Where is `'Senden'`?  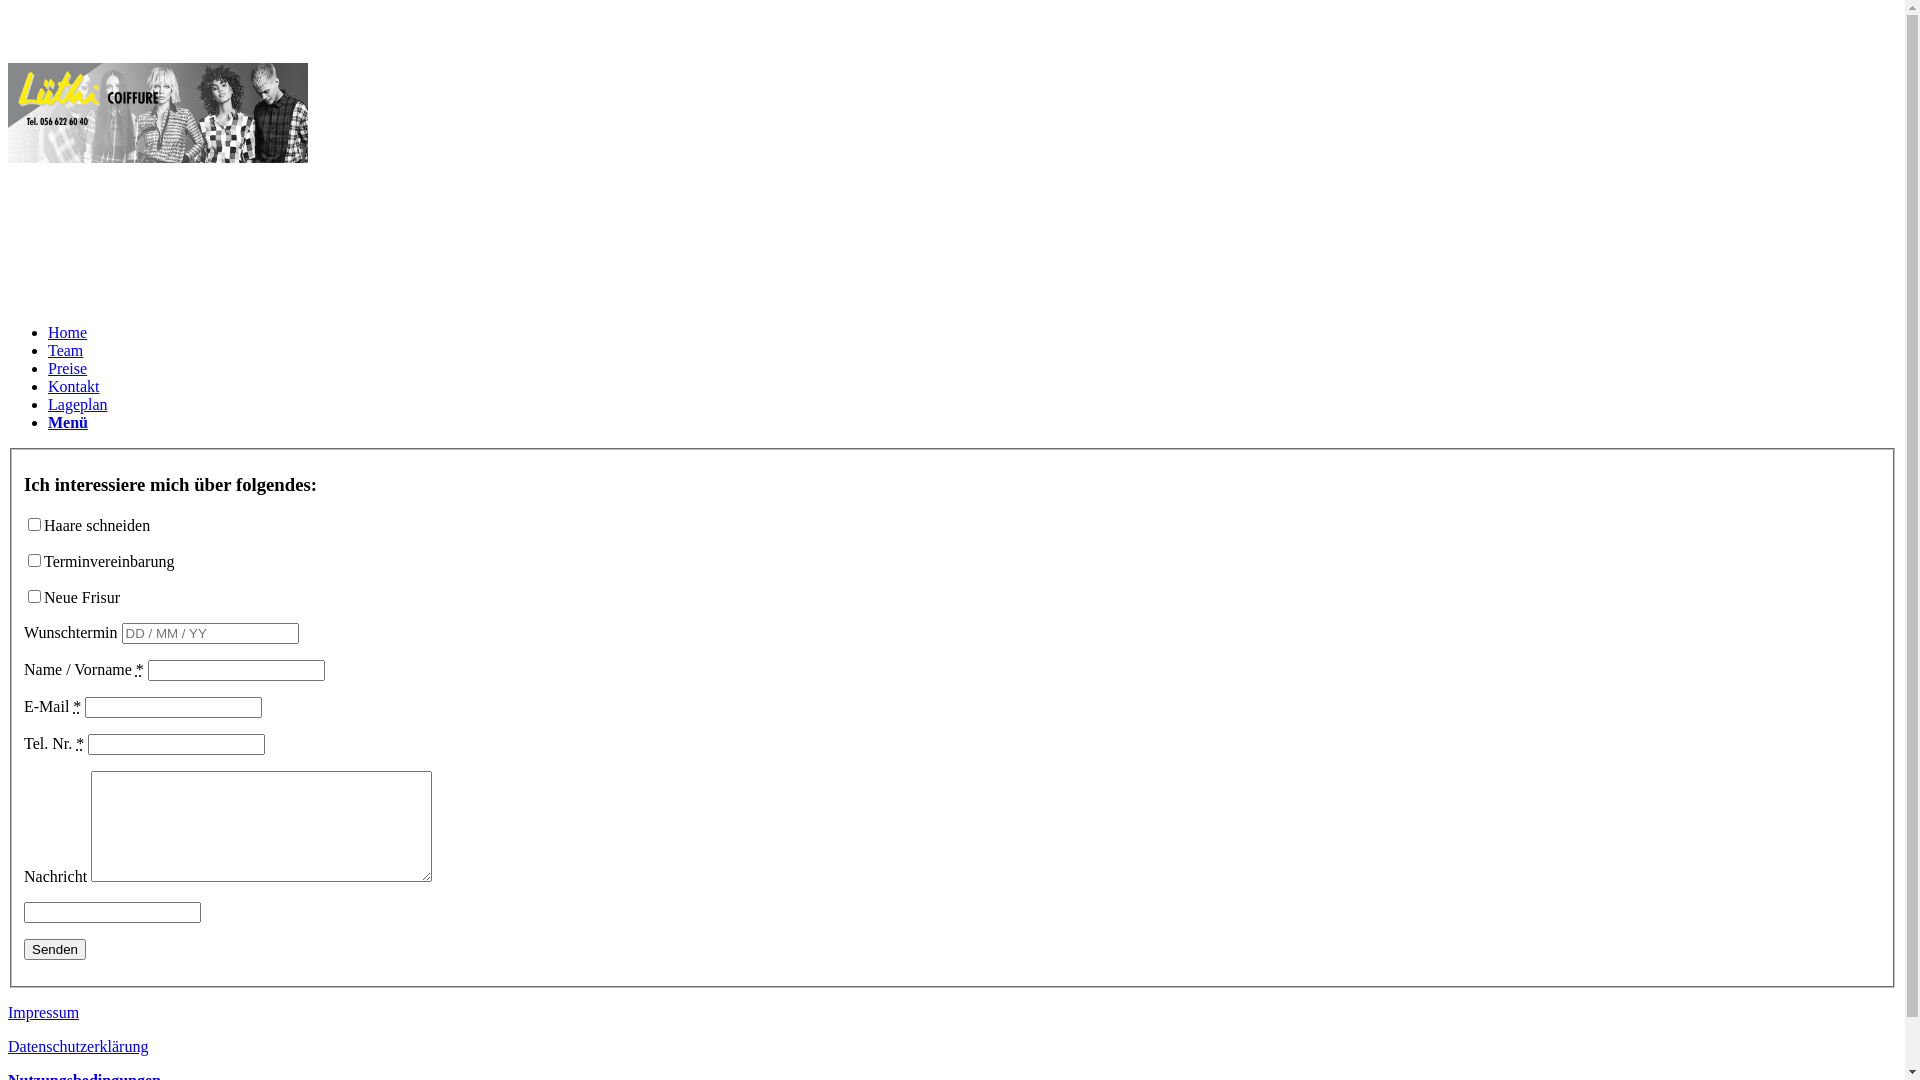 'Senden' is located at coordinates (54, 948).